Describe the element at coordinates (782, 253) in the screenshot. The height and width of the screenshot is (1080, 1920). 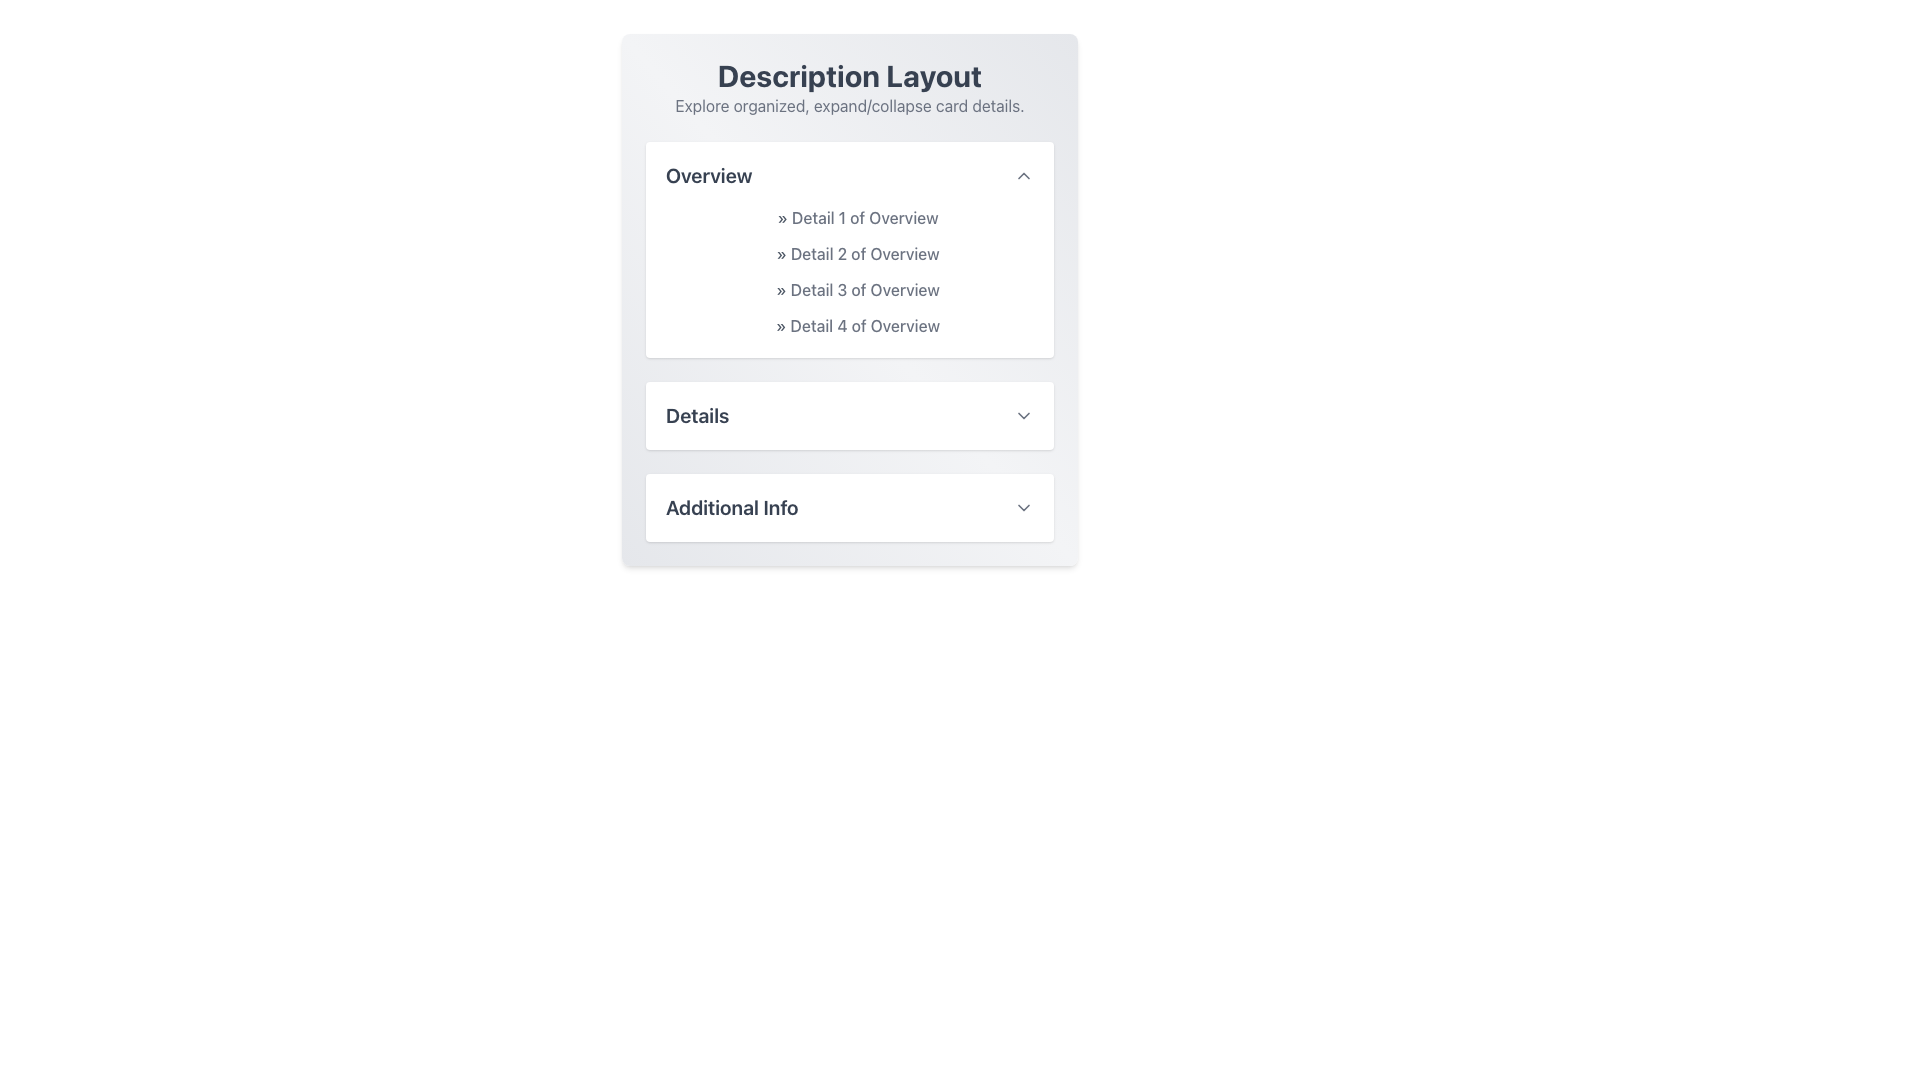
I see `the gray right-pointing chevron symbol ('»') located in the 'Overview' section, preceding the text 'Detail 2 of Overview'` at that location.